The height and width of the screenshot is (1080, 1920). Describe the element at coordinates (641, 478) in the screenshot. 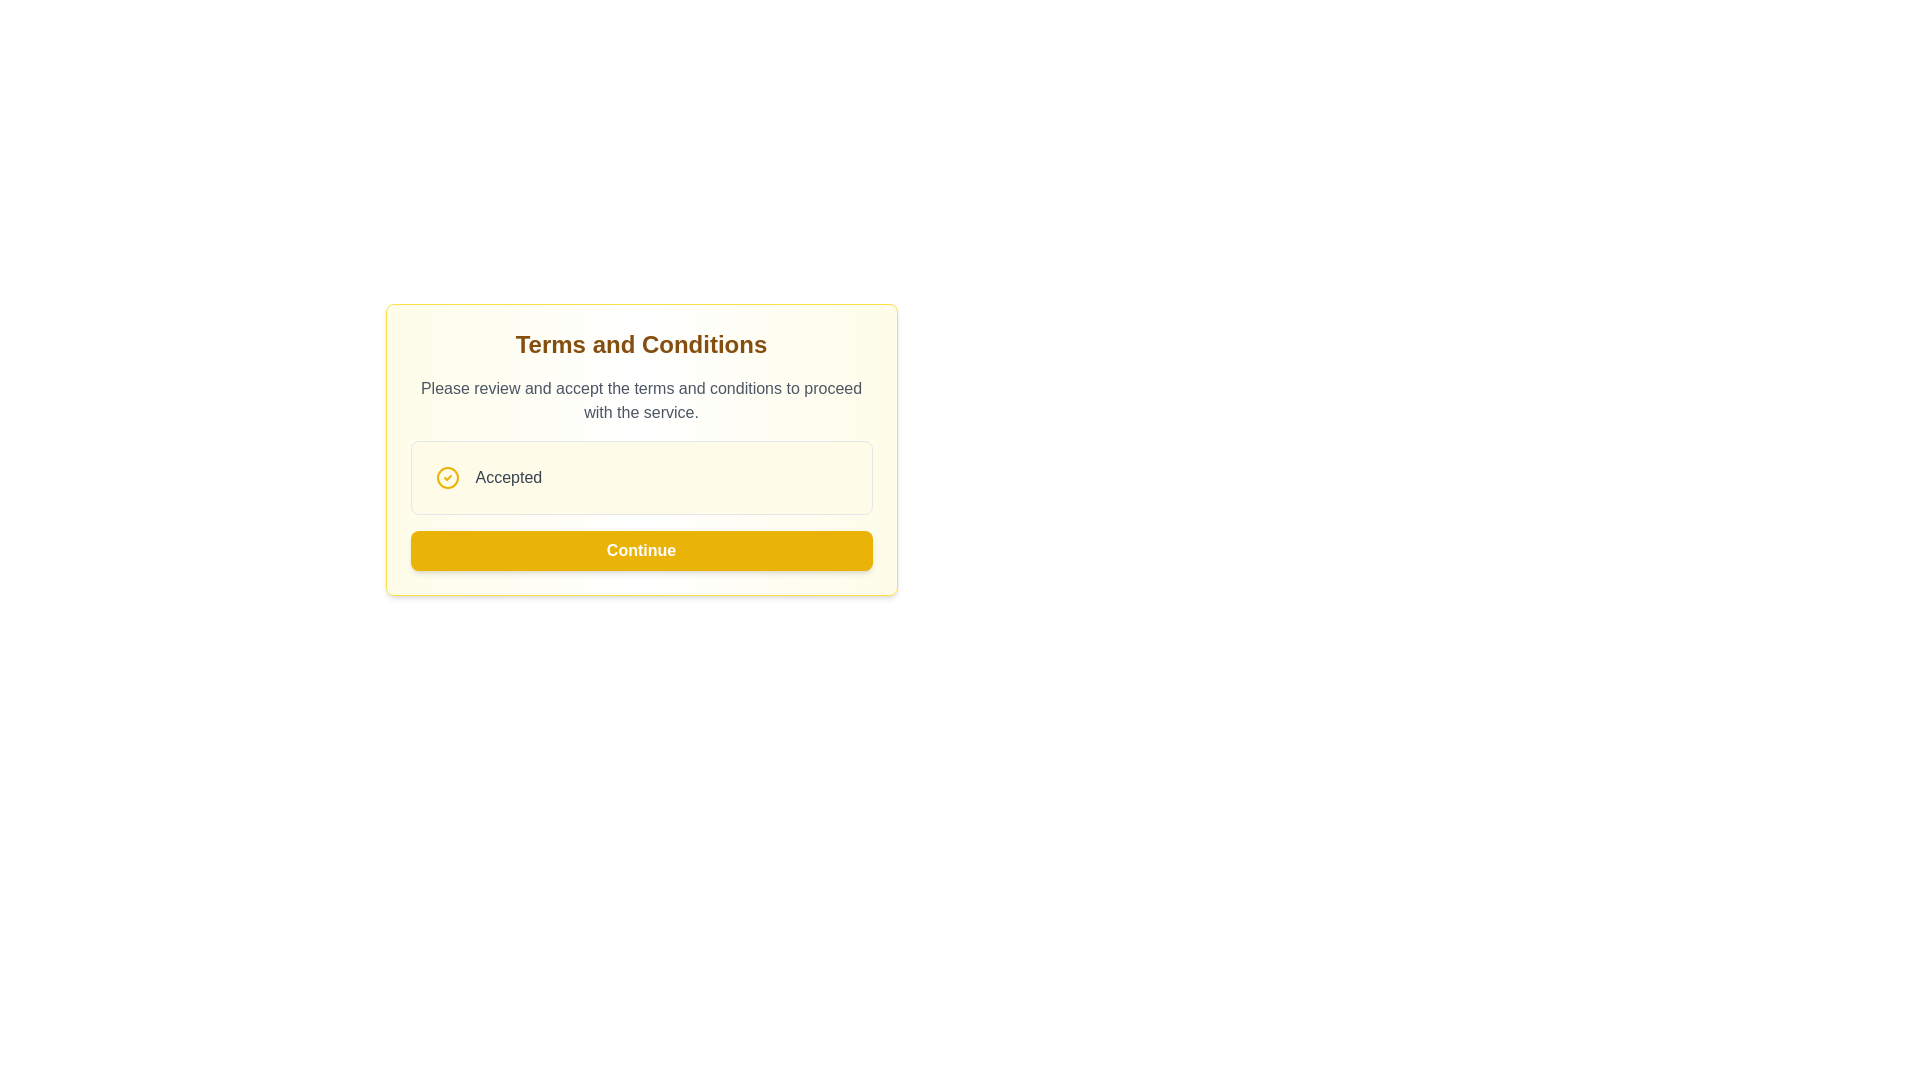

I see `the status indicator box that indicates whether the terms and conditions have been accepted, located below the title 'Terms and Conditions' and above the 'Continue' button` at that location.